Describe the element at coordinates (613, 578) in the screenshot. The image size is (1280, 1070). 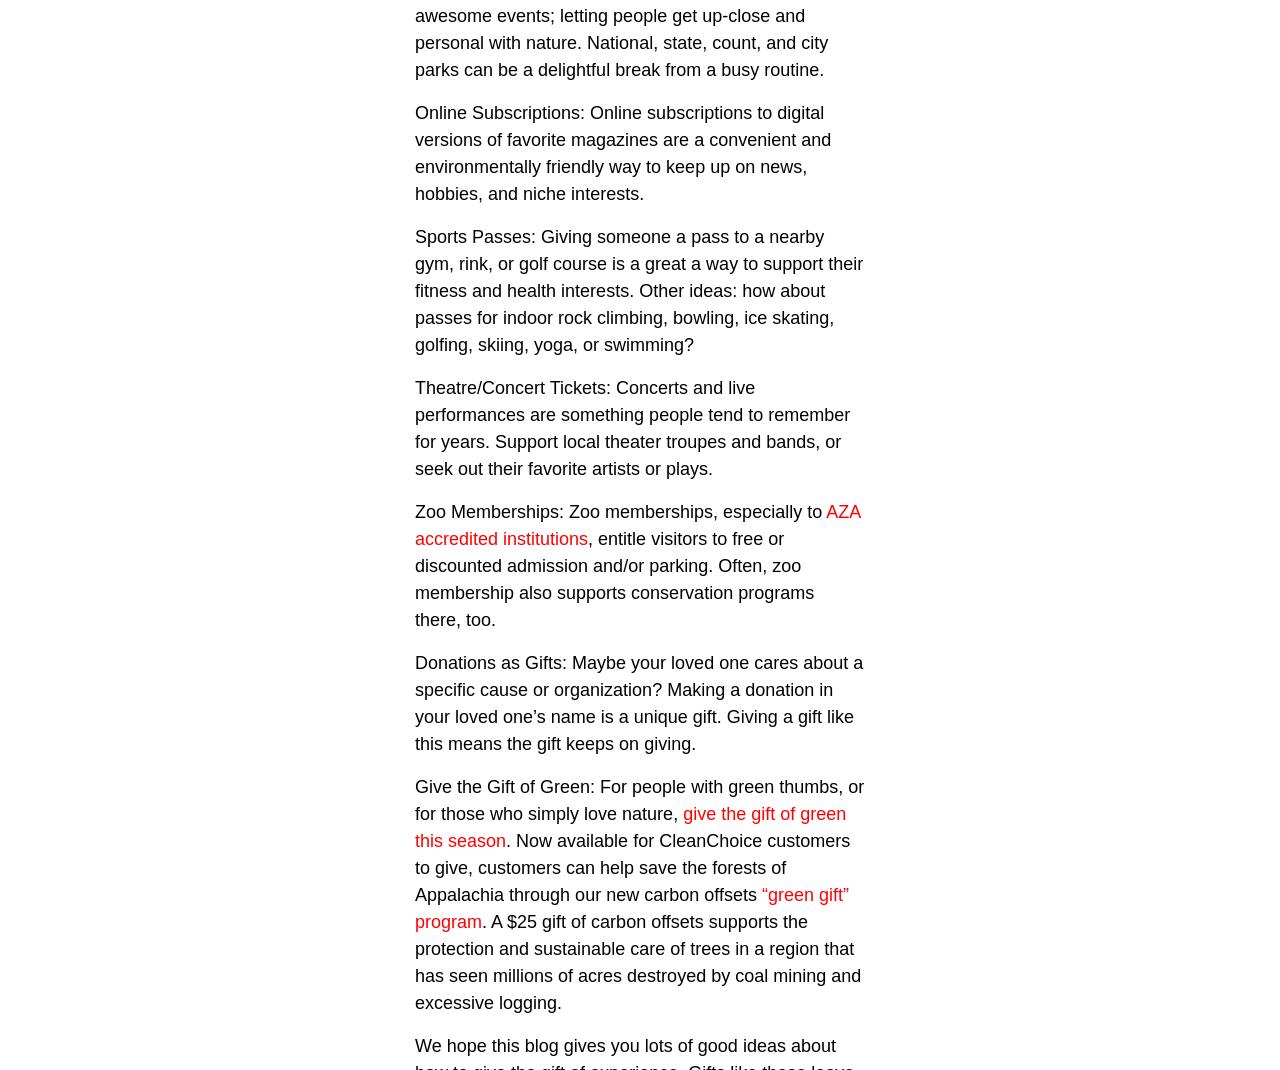
I see `', entitle visitors to free or discounted admission and/or parking. Often, zoo membership also supports conservation programs there, too.'` at that location.